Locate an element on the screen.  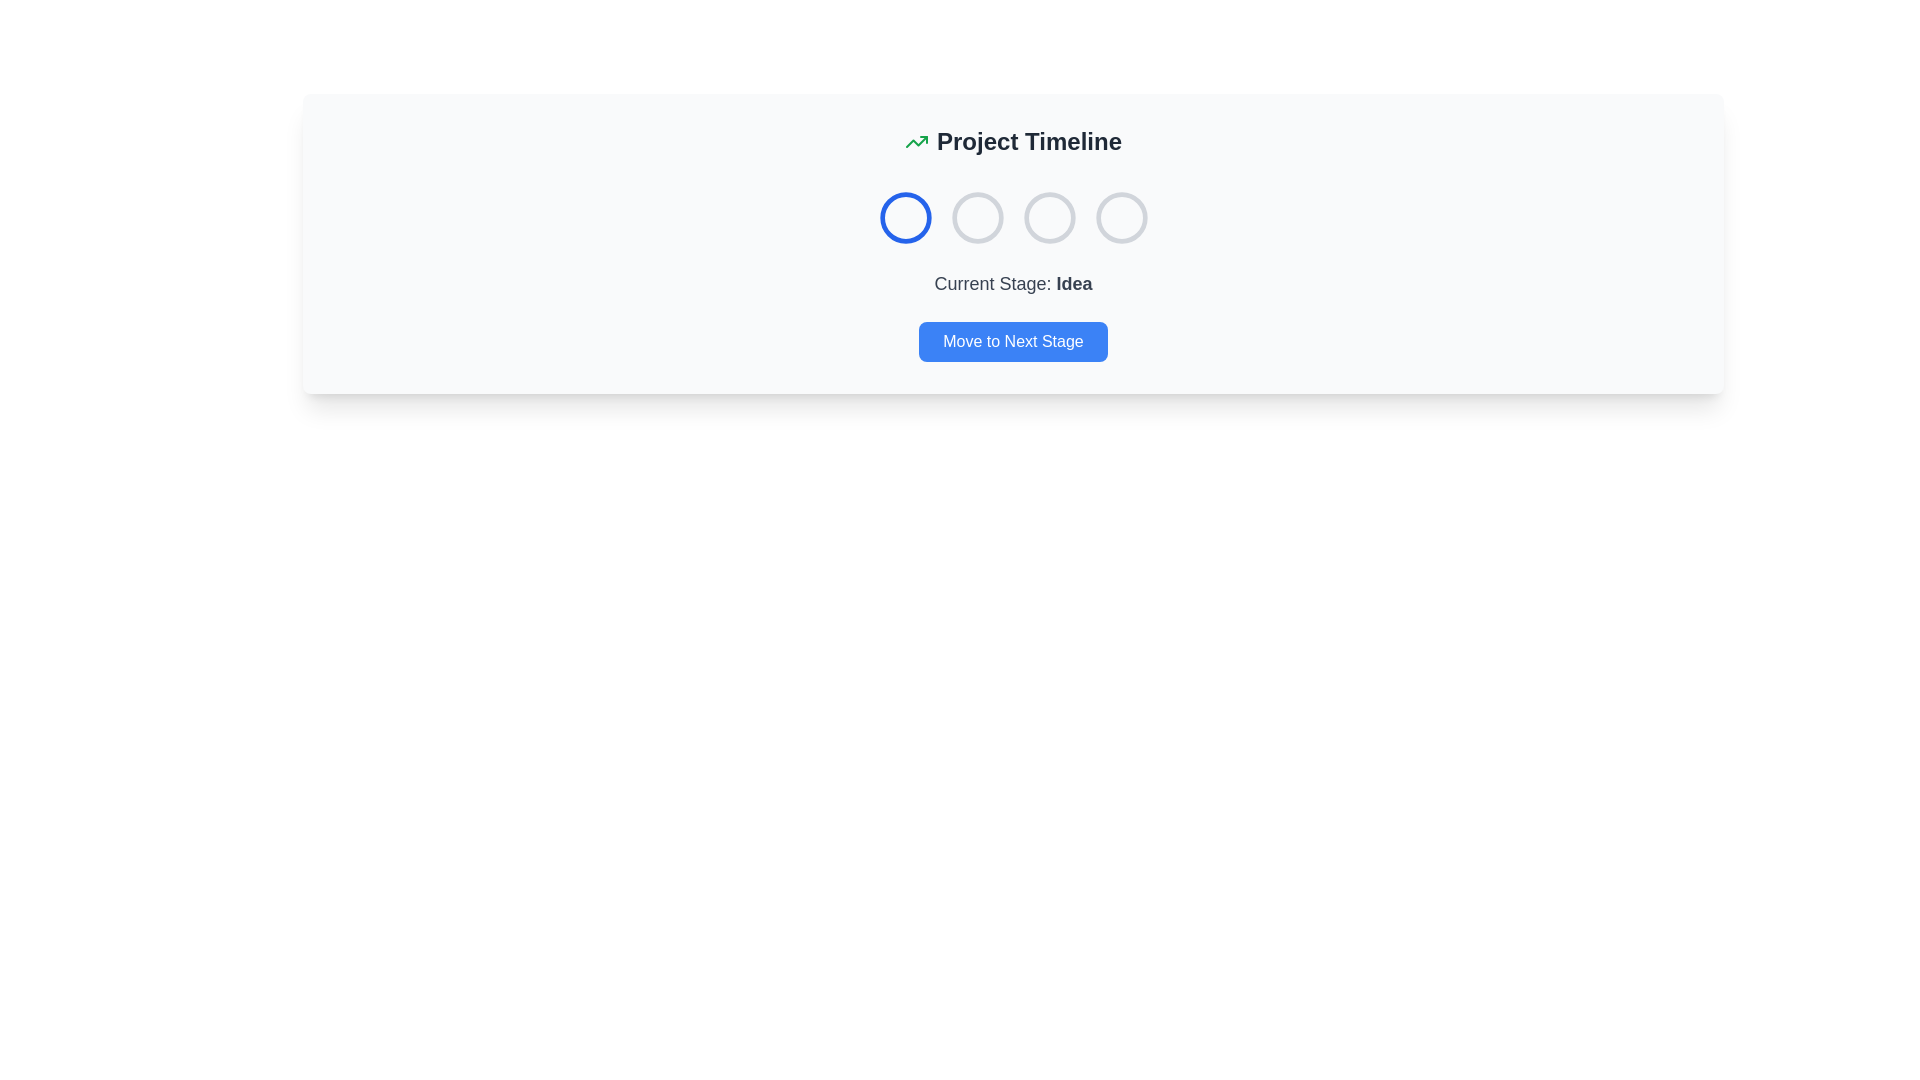
the 'Move to Next Stage' button, which is centrally aligned and located below the text 'Current Stage: Idea' is located at coordinates (1013, 341).